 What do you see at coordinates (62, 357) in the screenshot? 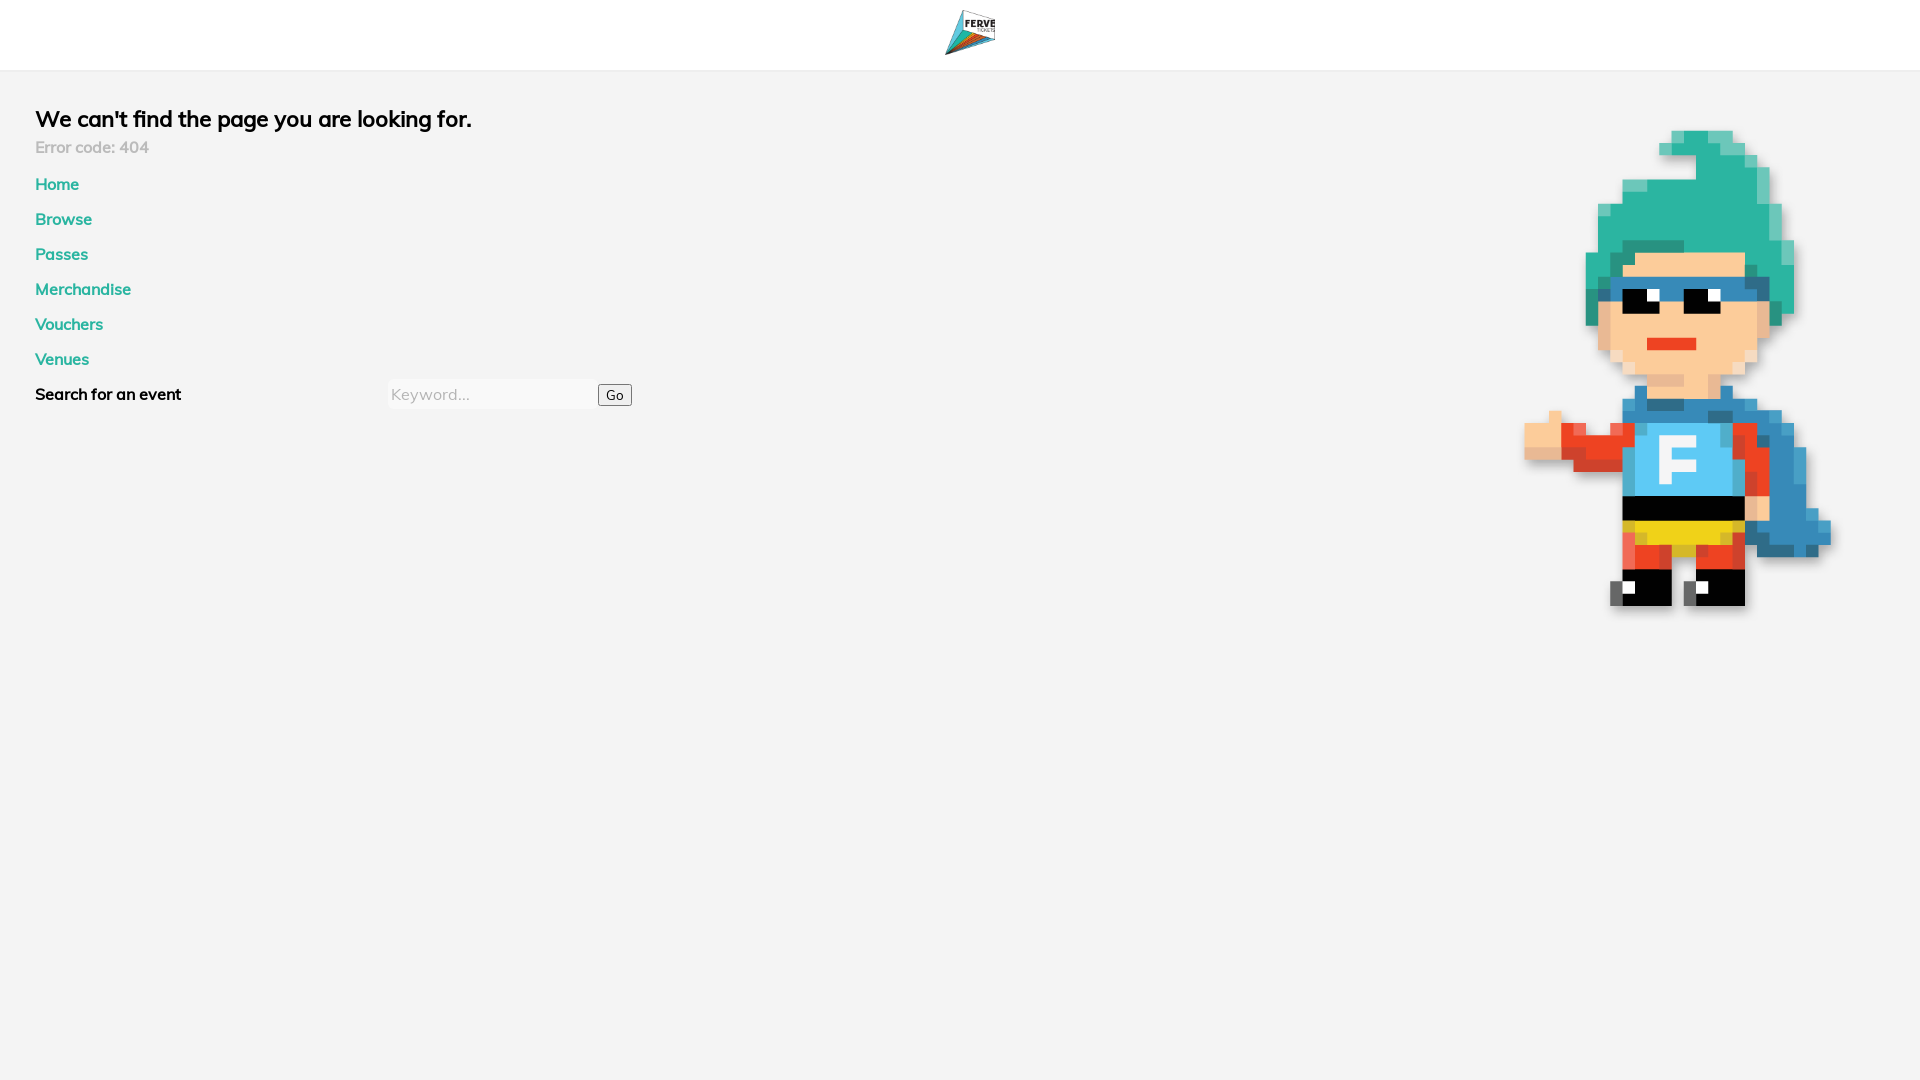
I see `'Venues'` at bounding box center [62, 357].